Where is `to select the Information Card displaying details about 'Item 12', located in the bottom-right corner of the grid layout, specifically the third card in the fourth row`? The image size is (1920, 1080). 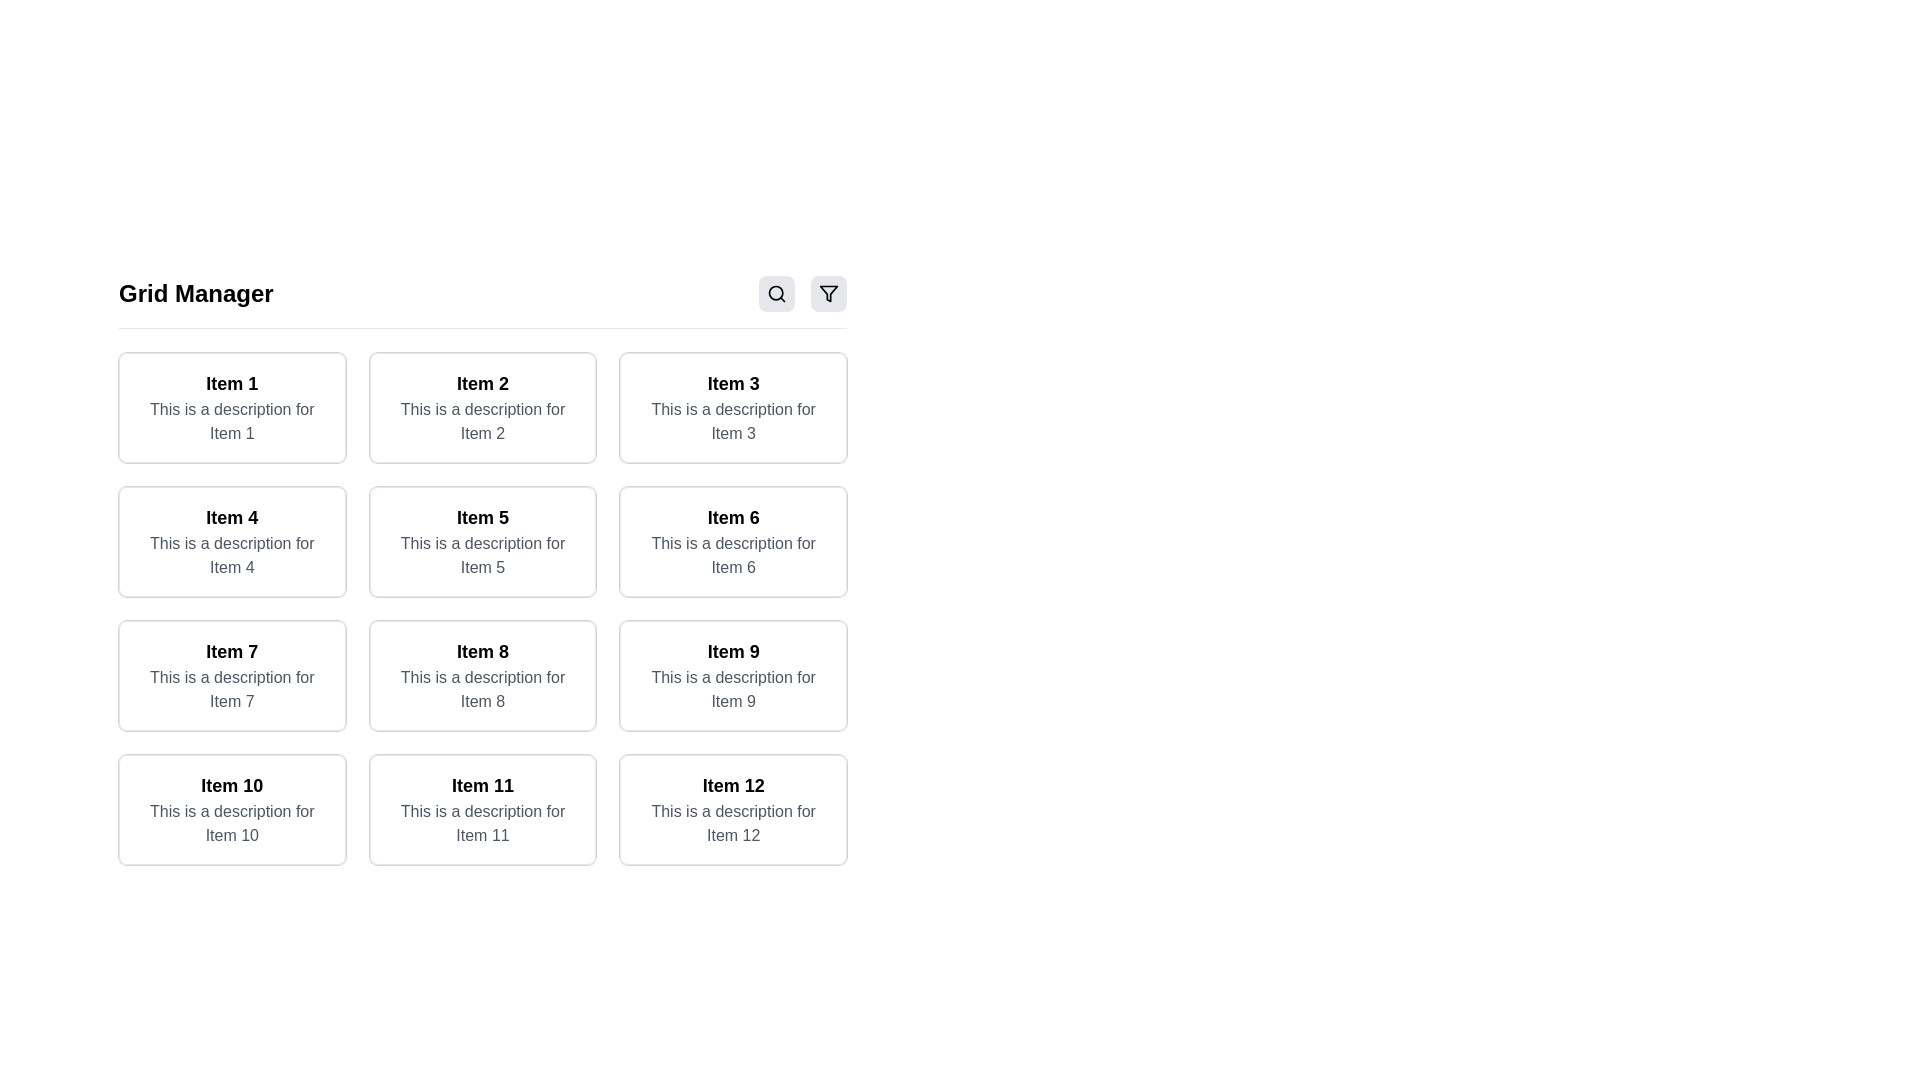
to select the Information Card displaying details about 'Item 12', located in the bottom-right corner of the grid layout, specifically the third card in the fourth row is located at coordinates (732, 810).